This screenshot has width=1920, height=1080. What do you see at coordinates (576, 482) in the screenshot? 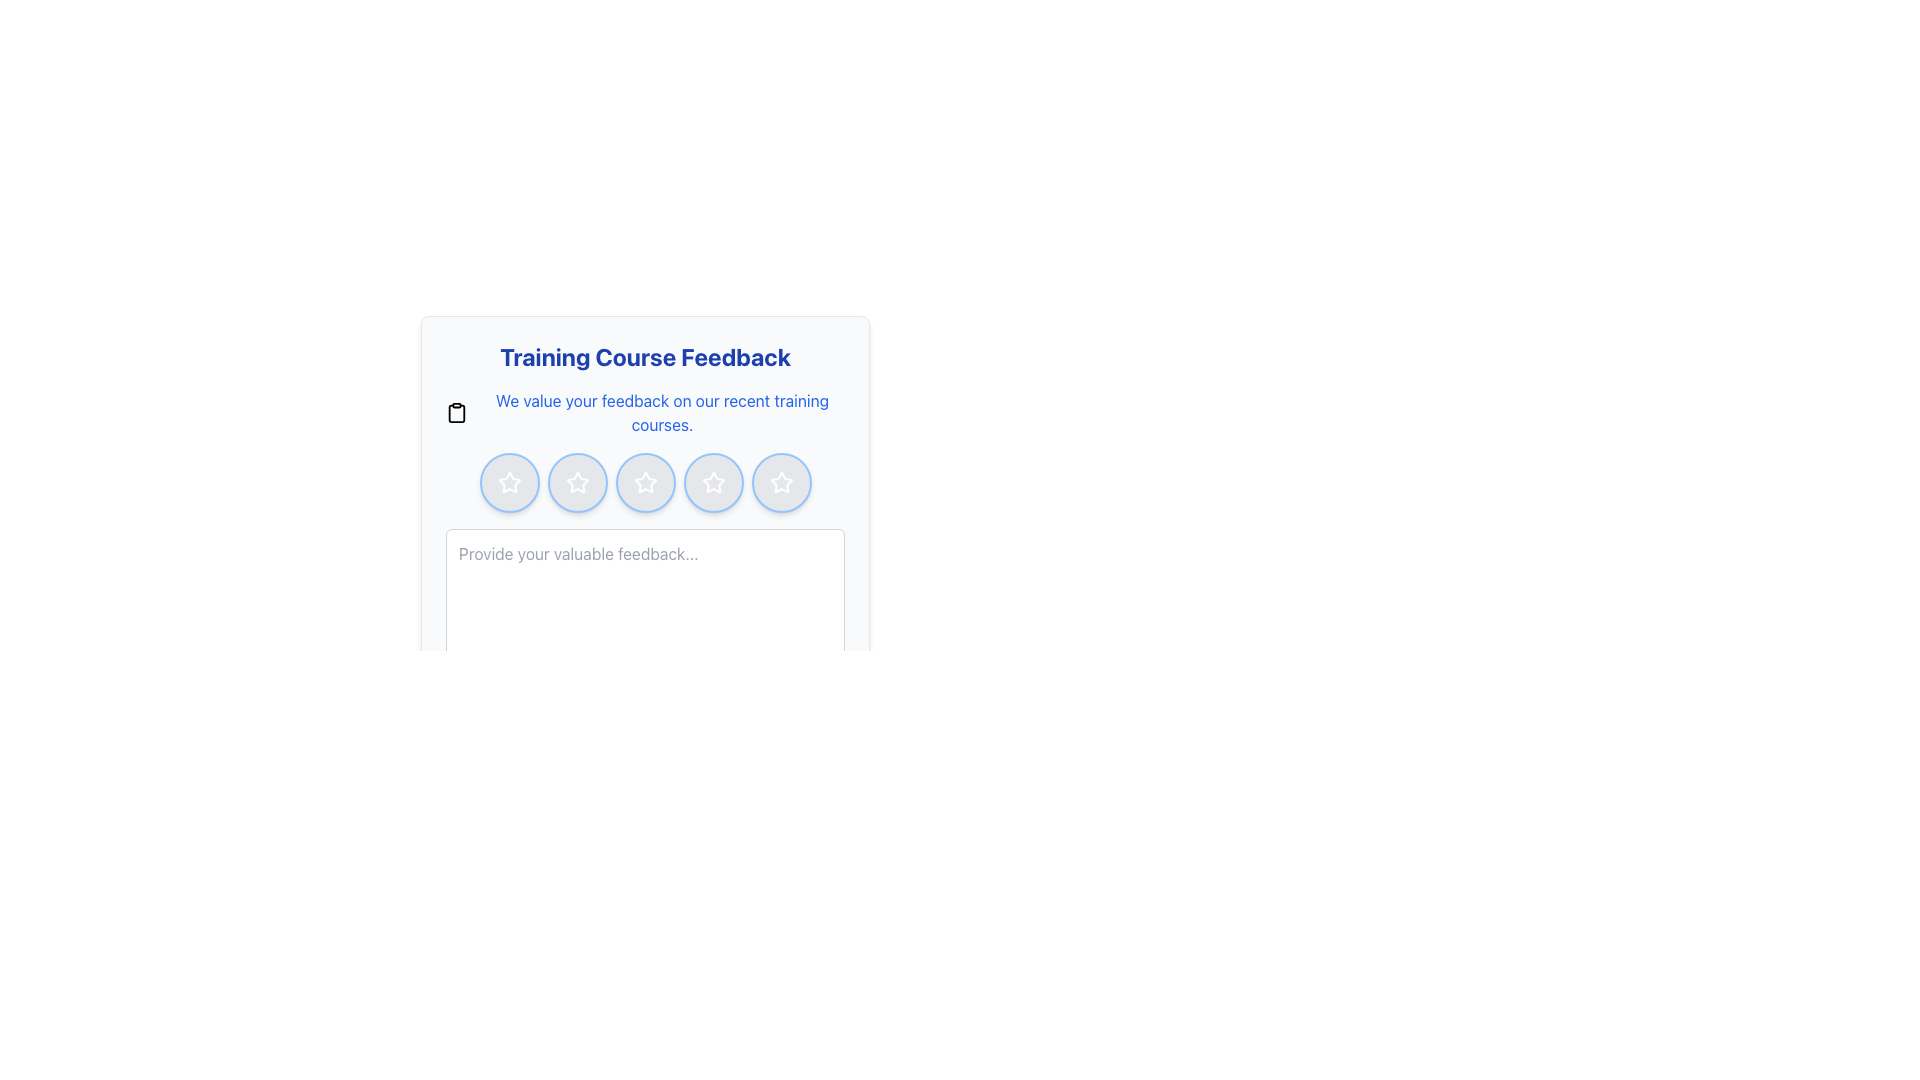
I see `the second Rating Button in the horizontal row located beneath 'Training Course Feedback'` at bounding box center [576, 482].